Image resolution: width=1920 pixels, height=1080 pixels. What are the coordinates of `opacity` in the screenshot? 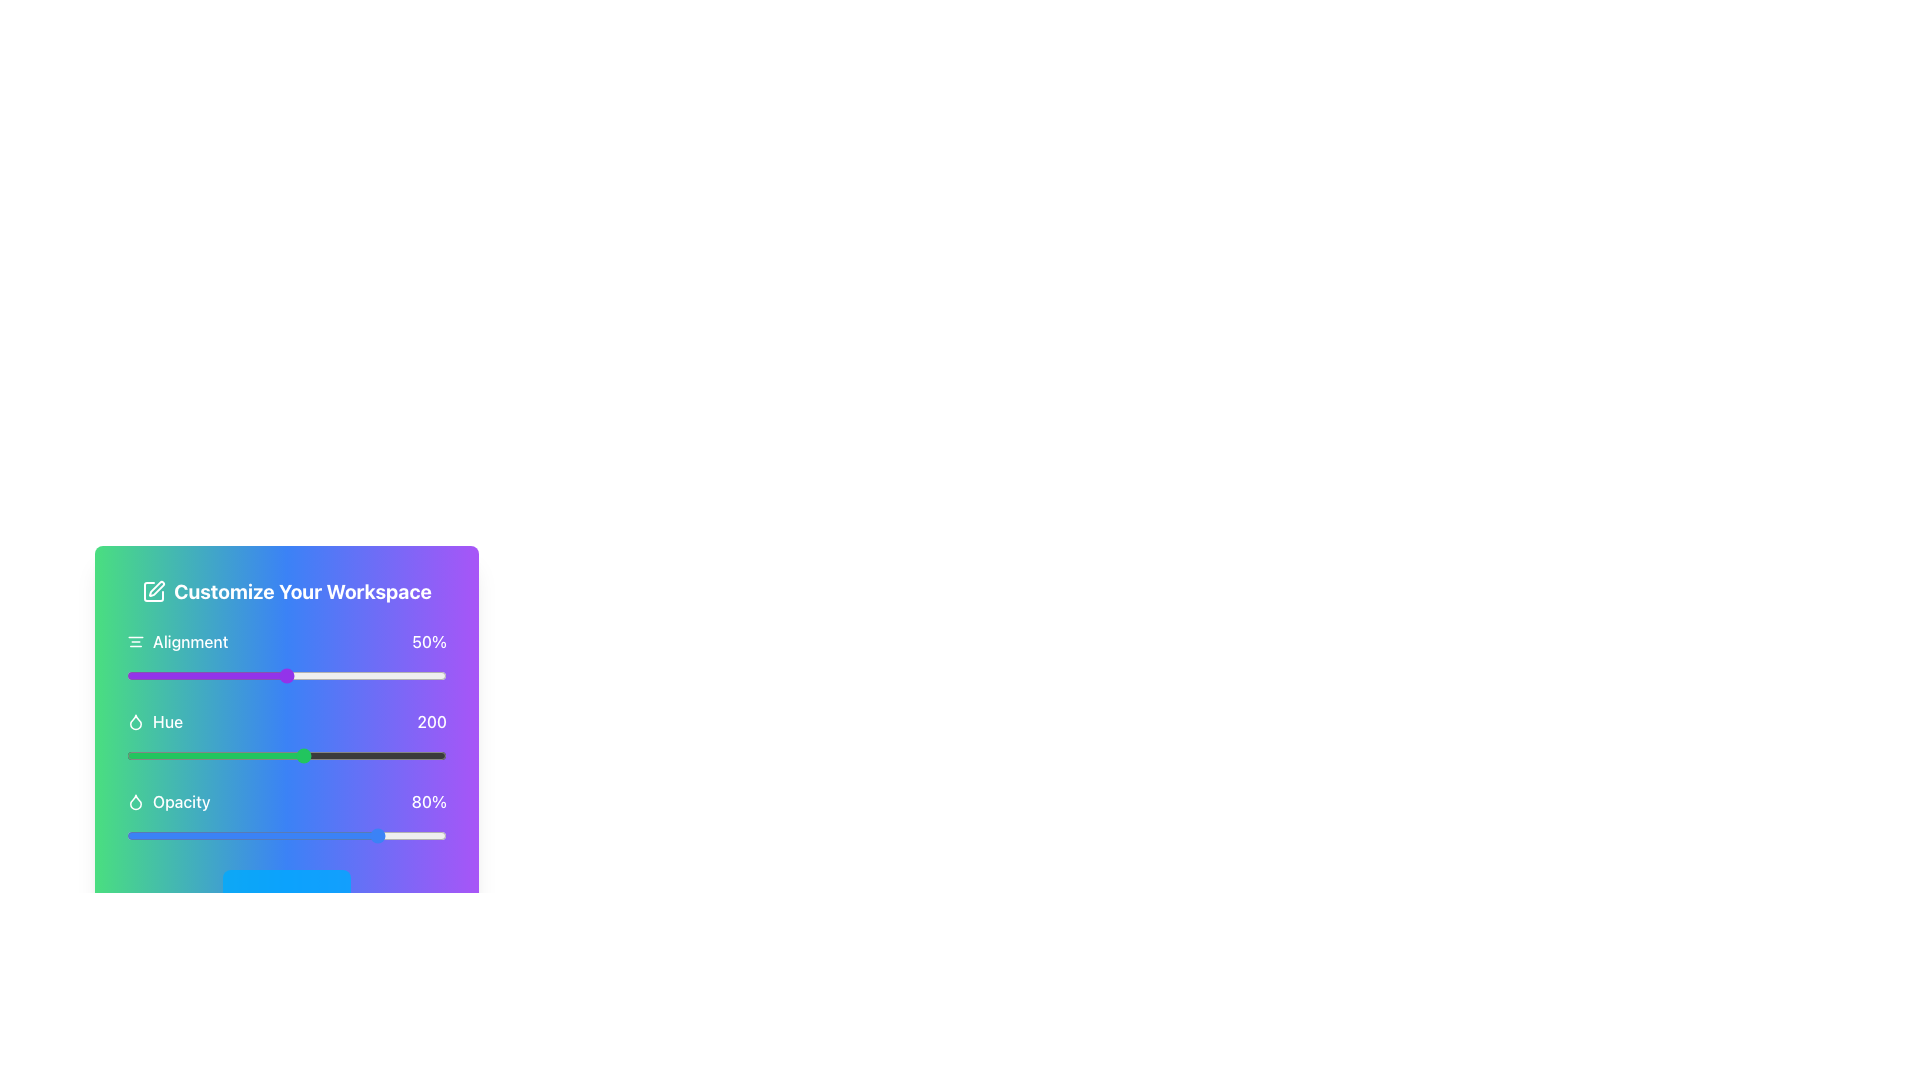 It's located at (197, 836).